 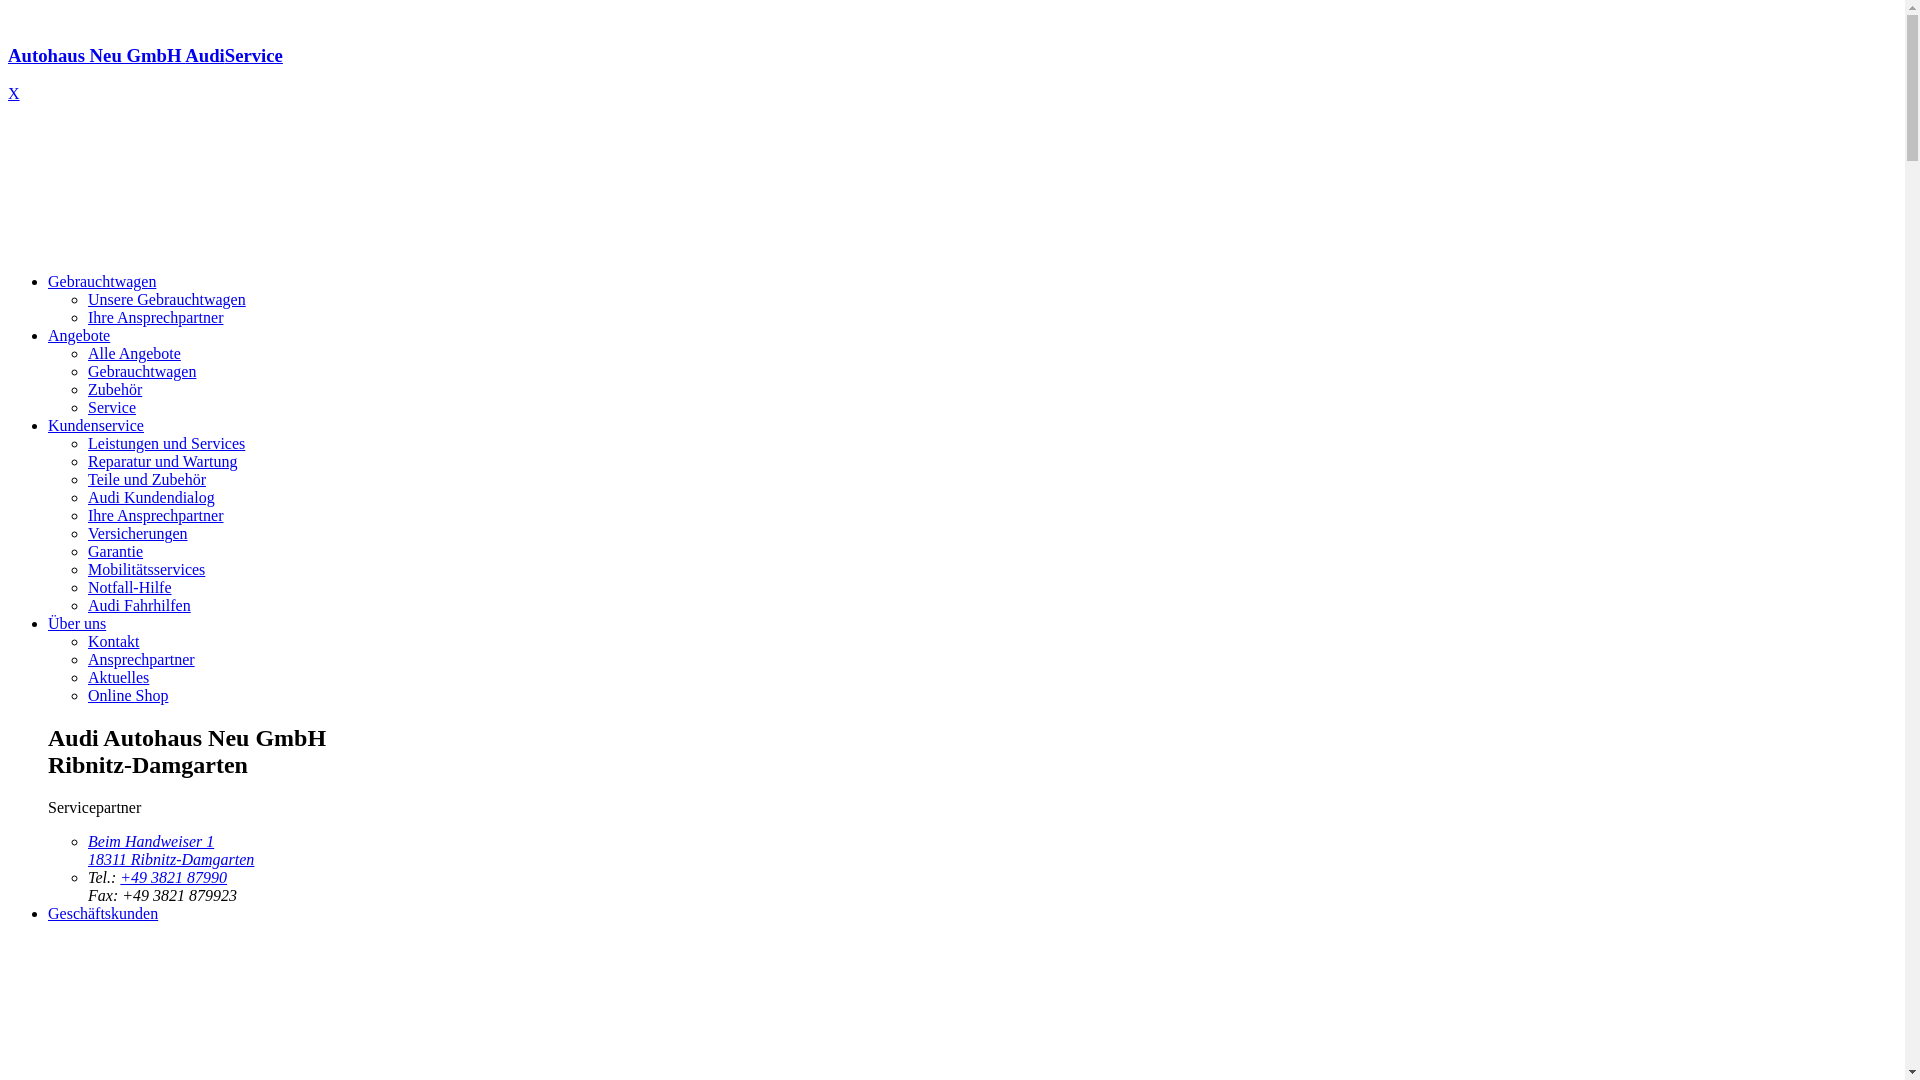 What do you see at coordinates (86, 850) in the screenshot?
I see `'Beim Handweiser 1` at bounding box center [86, 850].